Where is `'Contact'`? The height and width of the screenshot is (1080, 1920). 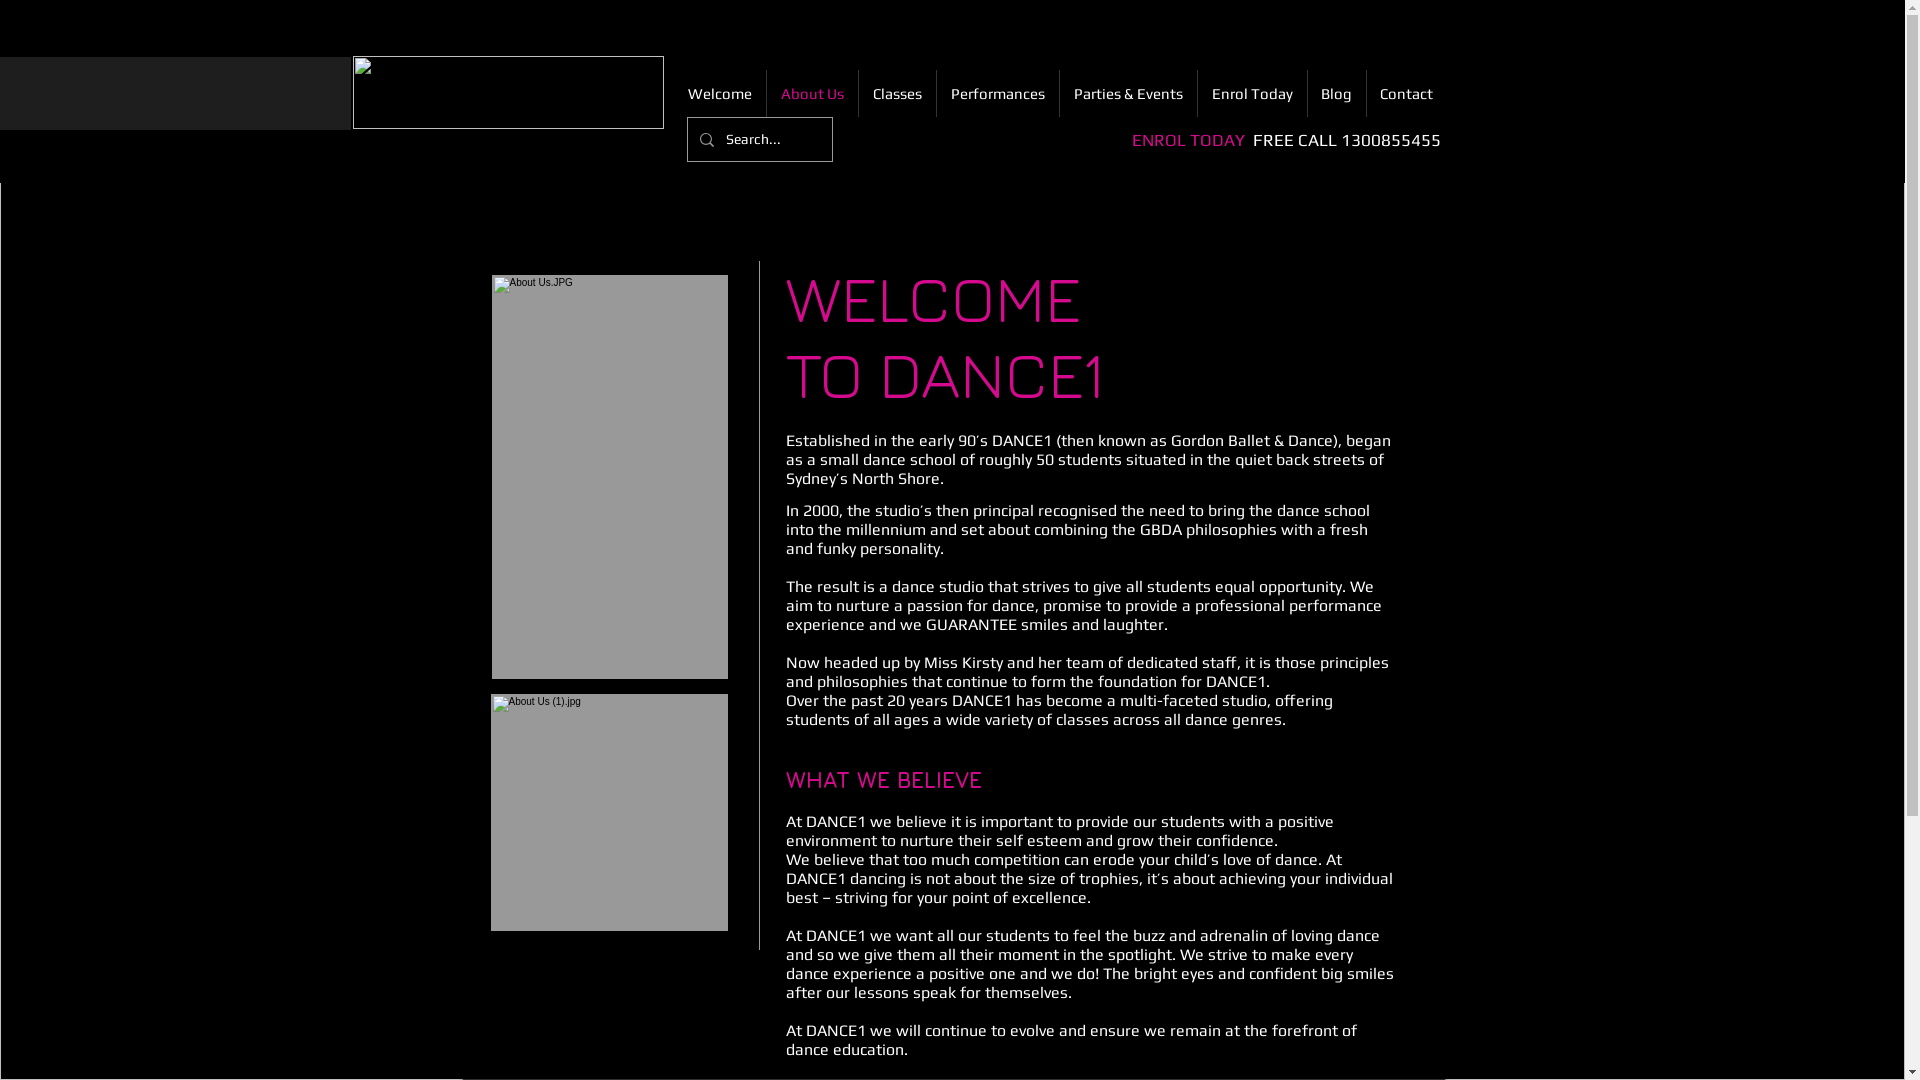
'Contact' is located at coordinates (1405, 93).